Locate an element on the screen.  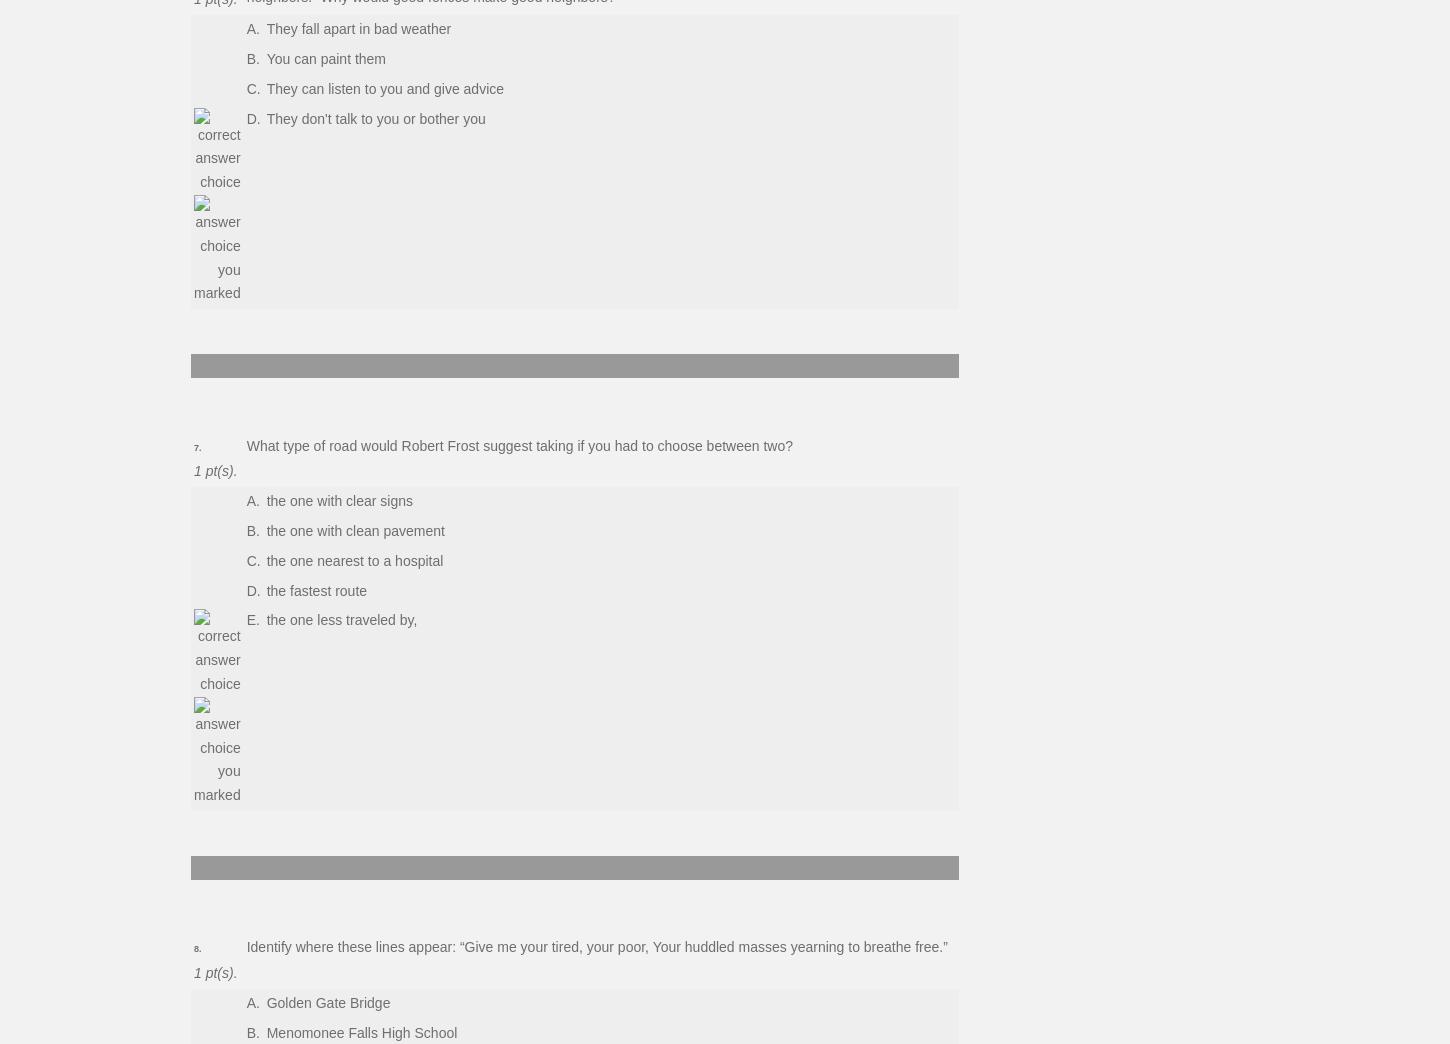
'You can paint them' is located at coordinates (325, 57).